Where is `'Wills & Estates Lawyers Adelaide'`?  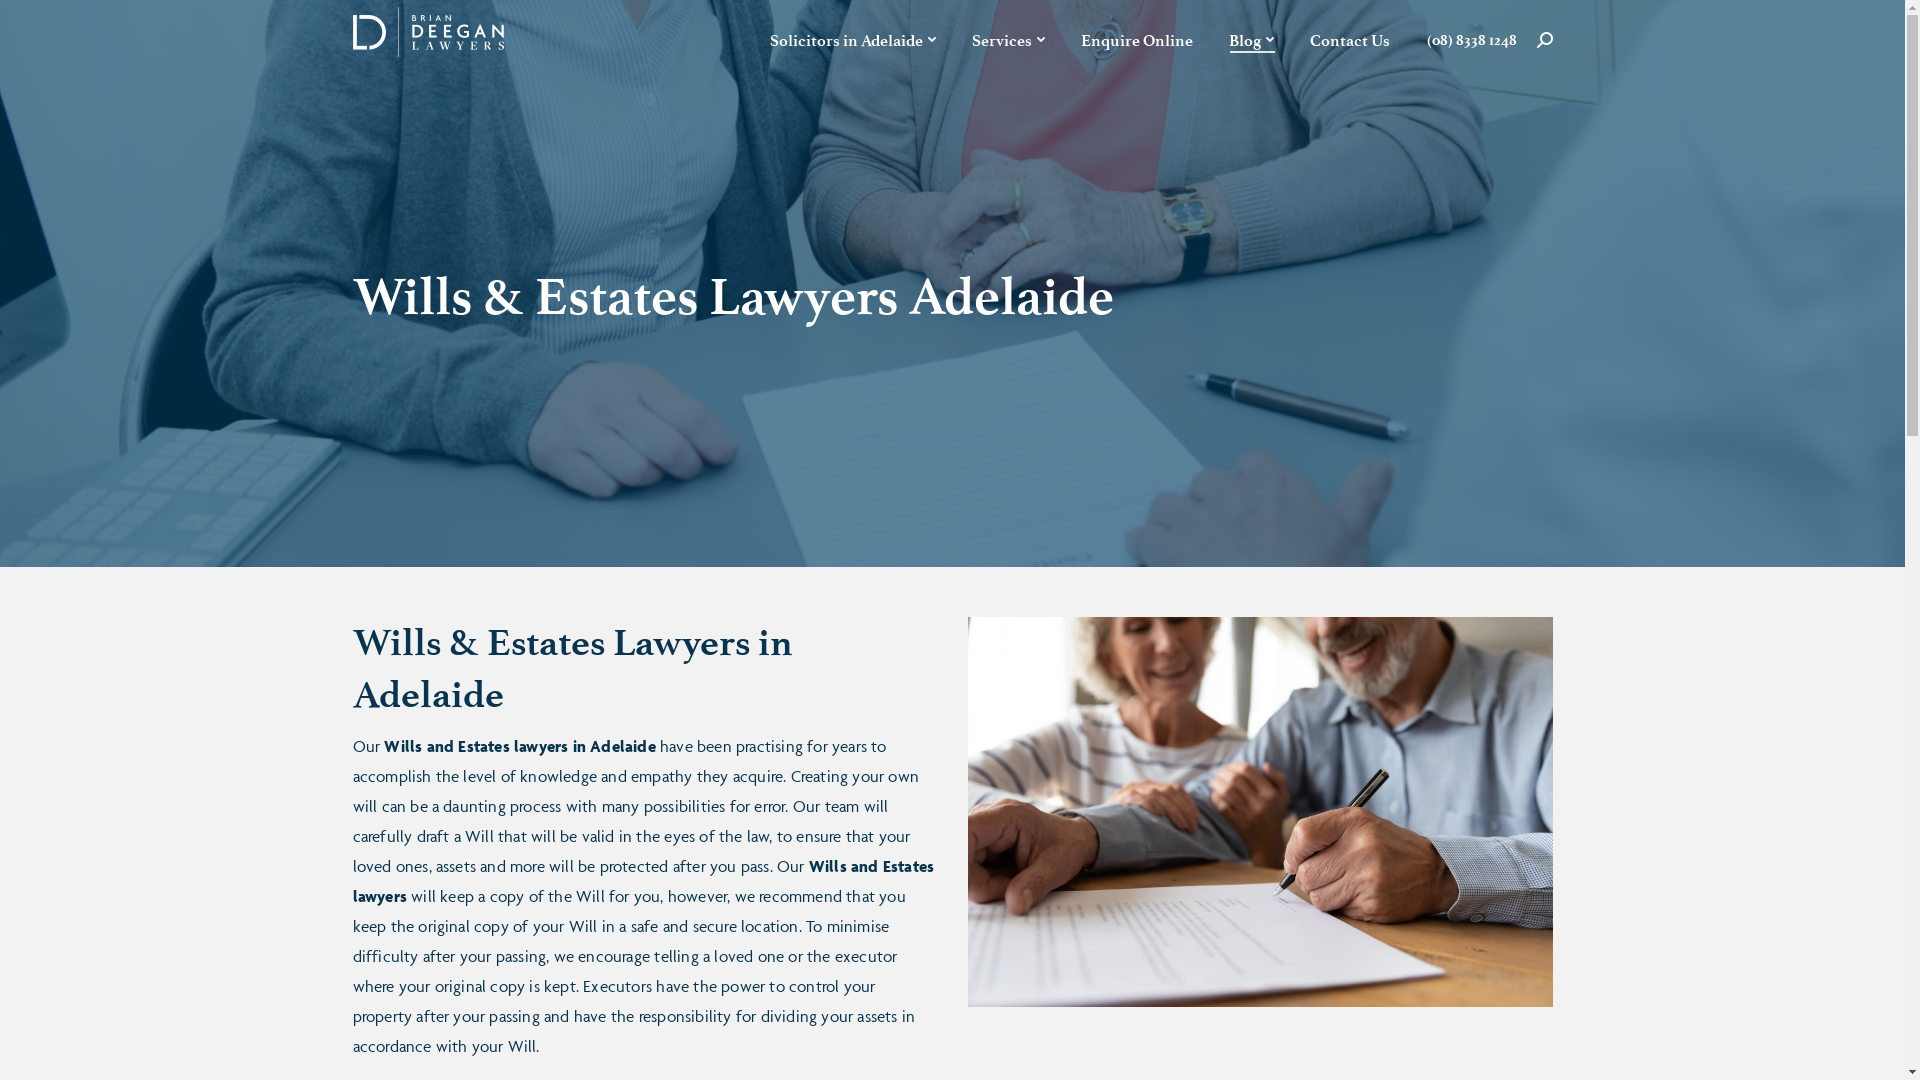
'Wills & Estates Lawyers Adelaide' is located at coordinates (1259, 812).